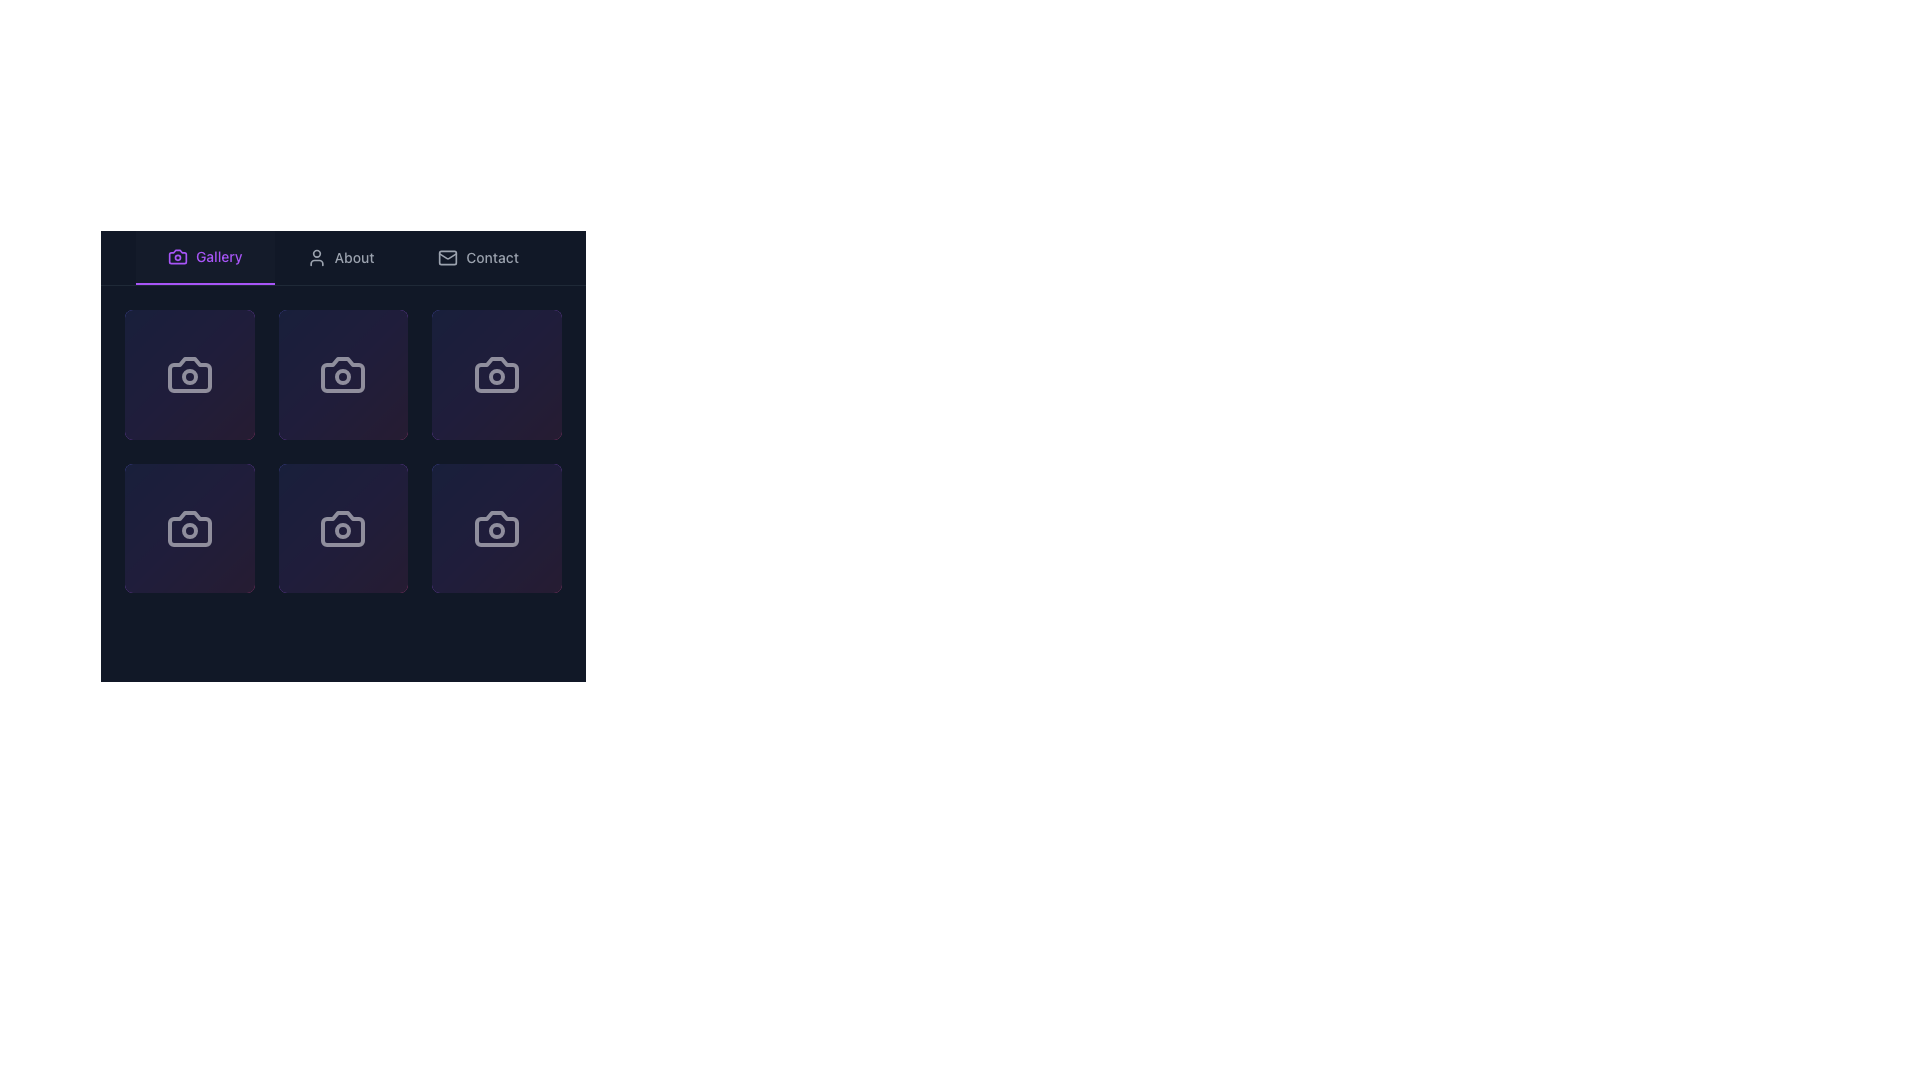 This screenshot has height=1080, width=1920. I want to click on to interact with the interactive tile featuring a white camera icon on a gradient background of blue to purple and pink, located in the second column of the first row, so click(343, 374).